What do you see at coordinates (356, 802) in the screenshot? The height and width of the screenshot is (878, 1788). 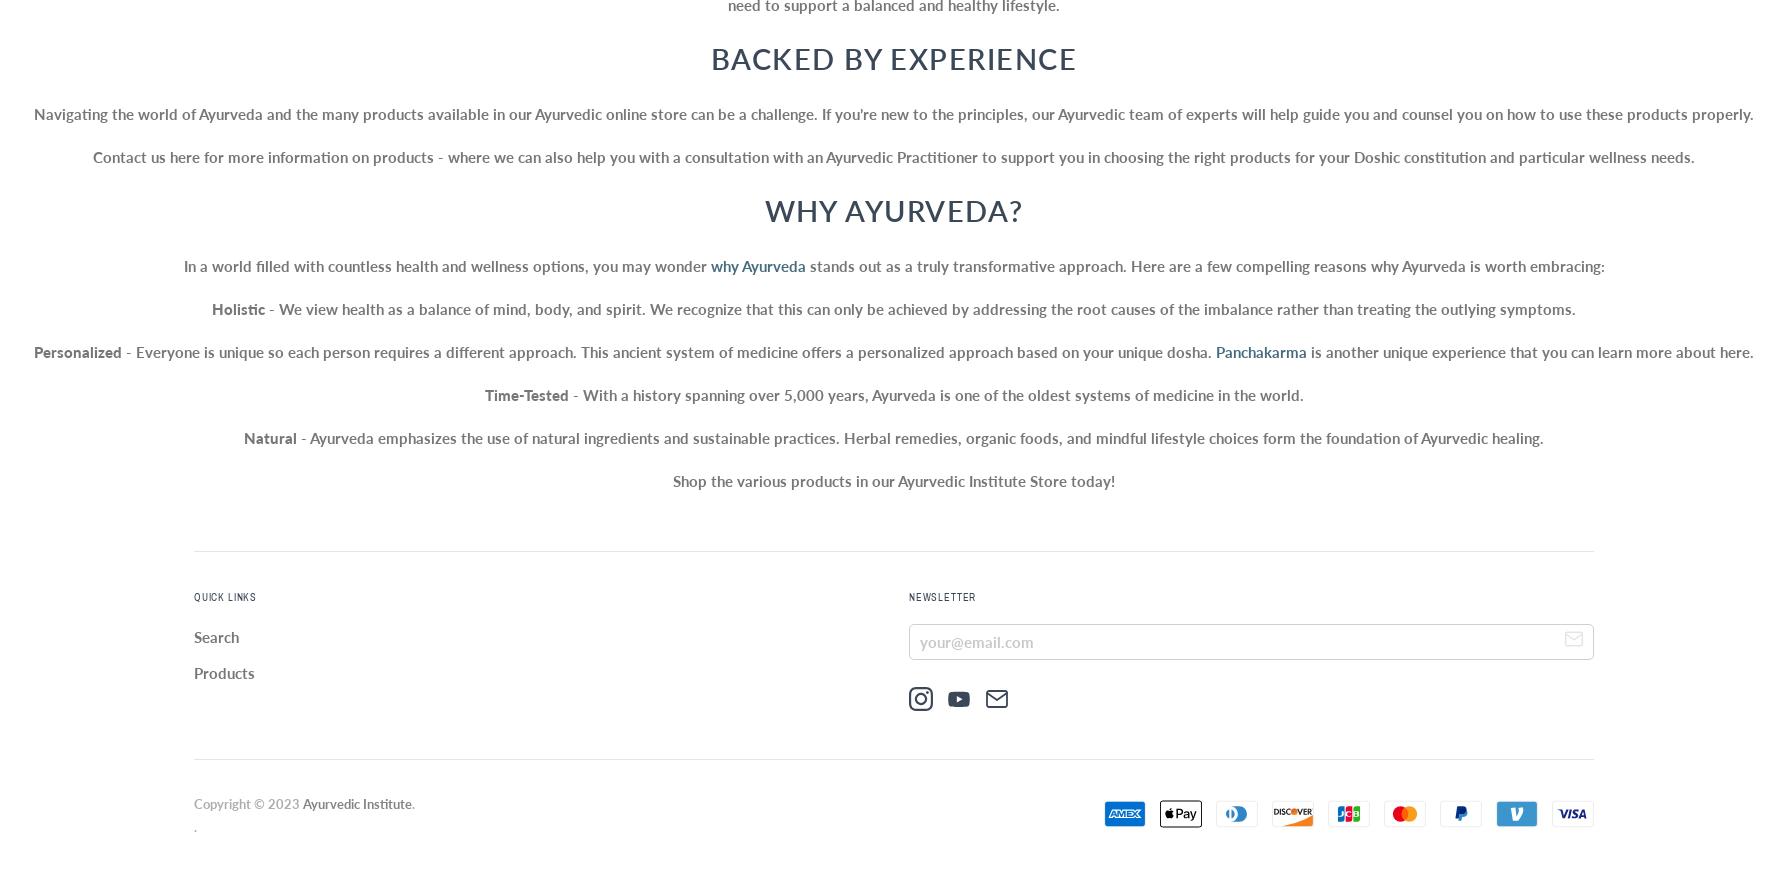 I see `'Ayurvedic Institute'` at bounding box center [356, 802].